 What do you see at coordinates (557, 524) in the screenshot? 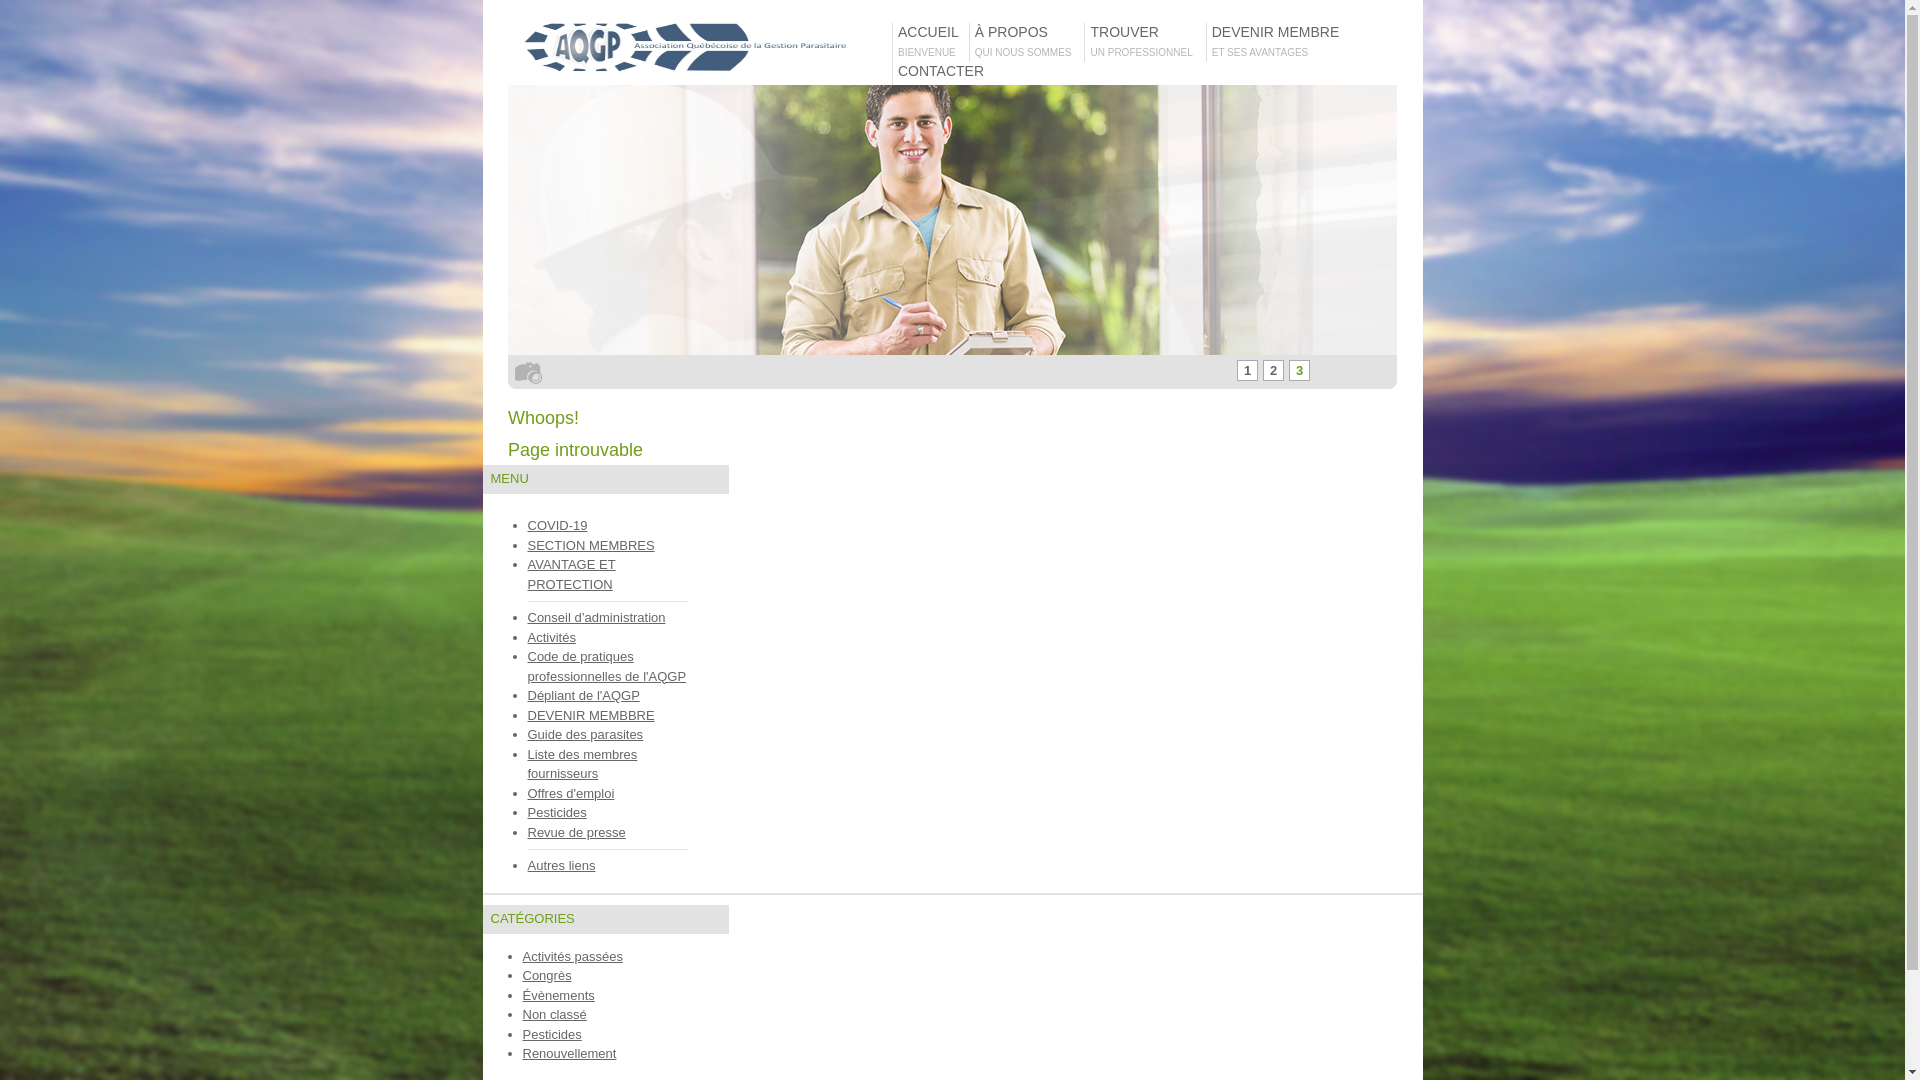
I see `'COVID-19'` at bounding box center [557, 524].